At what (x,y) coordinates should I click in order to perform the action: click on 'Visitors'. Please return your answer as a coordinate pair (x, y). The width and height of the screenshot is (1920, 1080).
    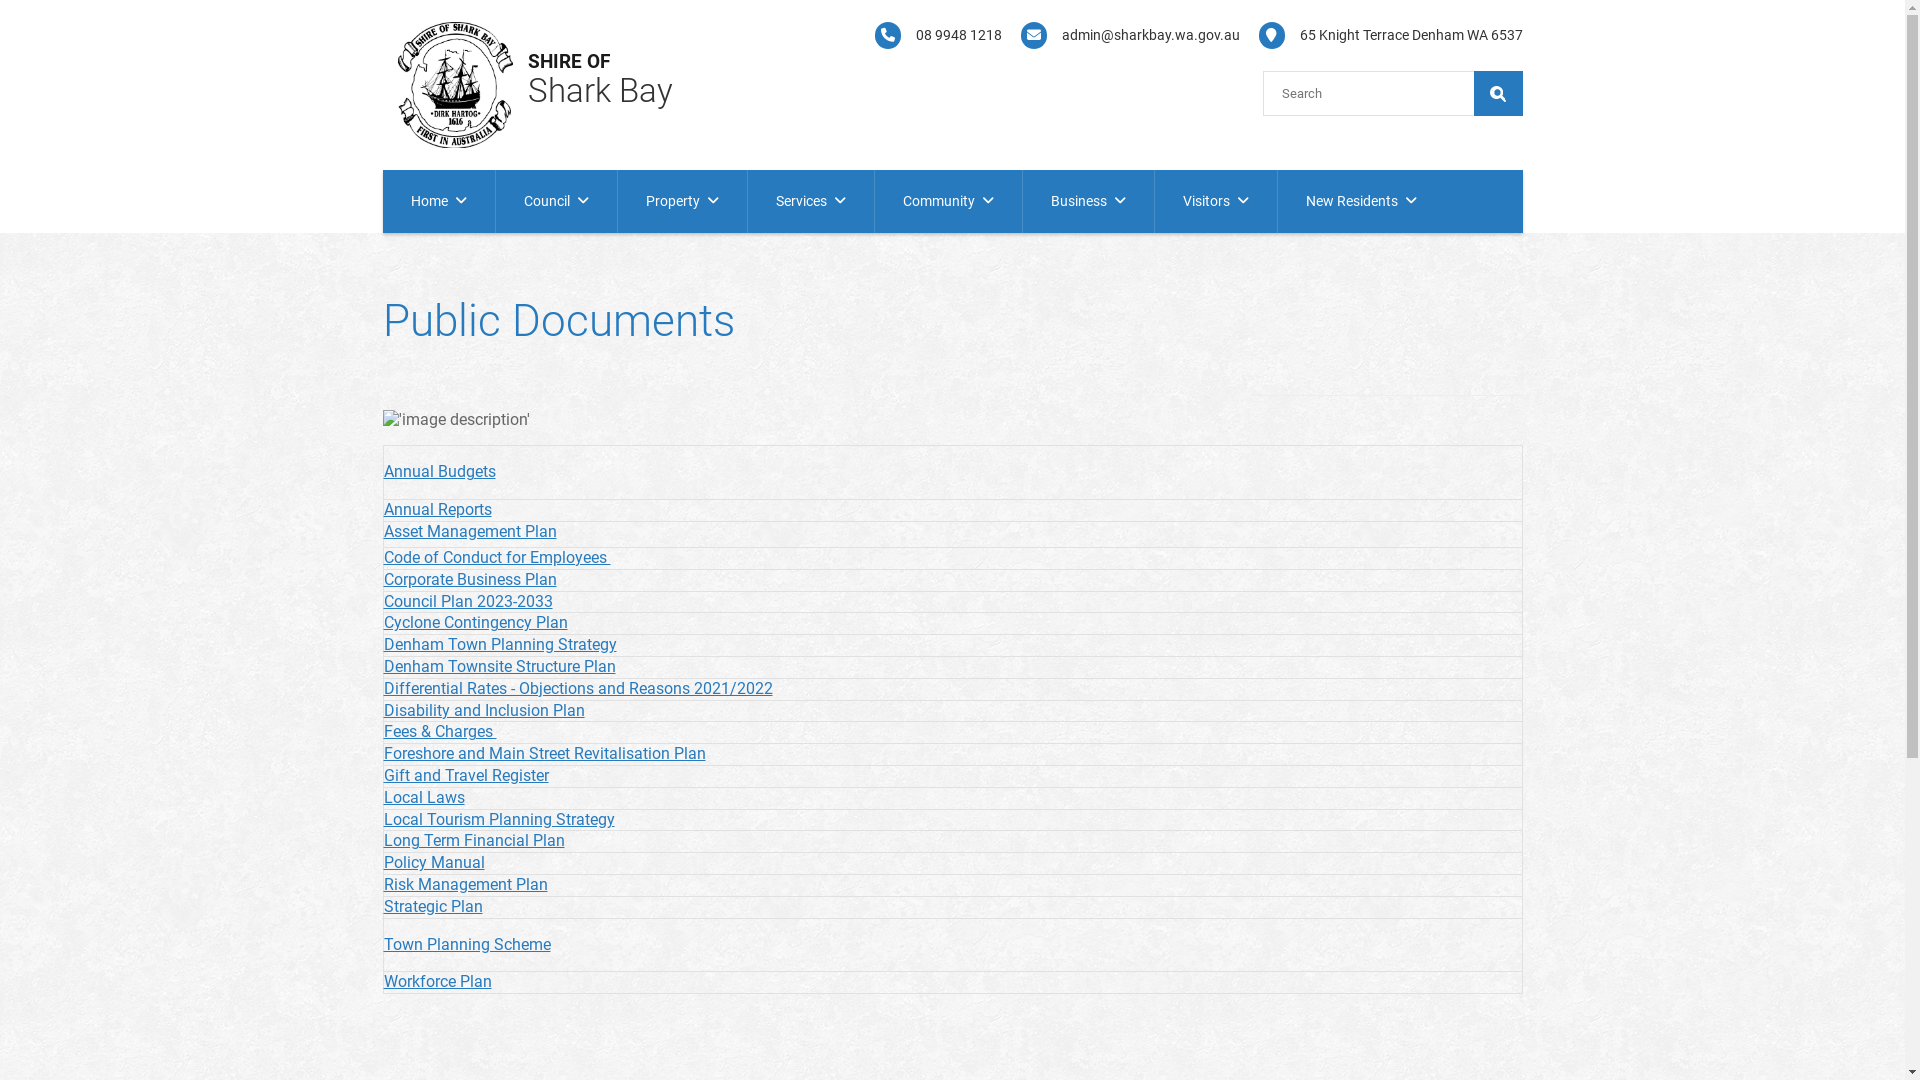
    Looking at the image, I should click on (1213, 201).